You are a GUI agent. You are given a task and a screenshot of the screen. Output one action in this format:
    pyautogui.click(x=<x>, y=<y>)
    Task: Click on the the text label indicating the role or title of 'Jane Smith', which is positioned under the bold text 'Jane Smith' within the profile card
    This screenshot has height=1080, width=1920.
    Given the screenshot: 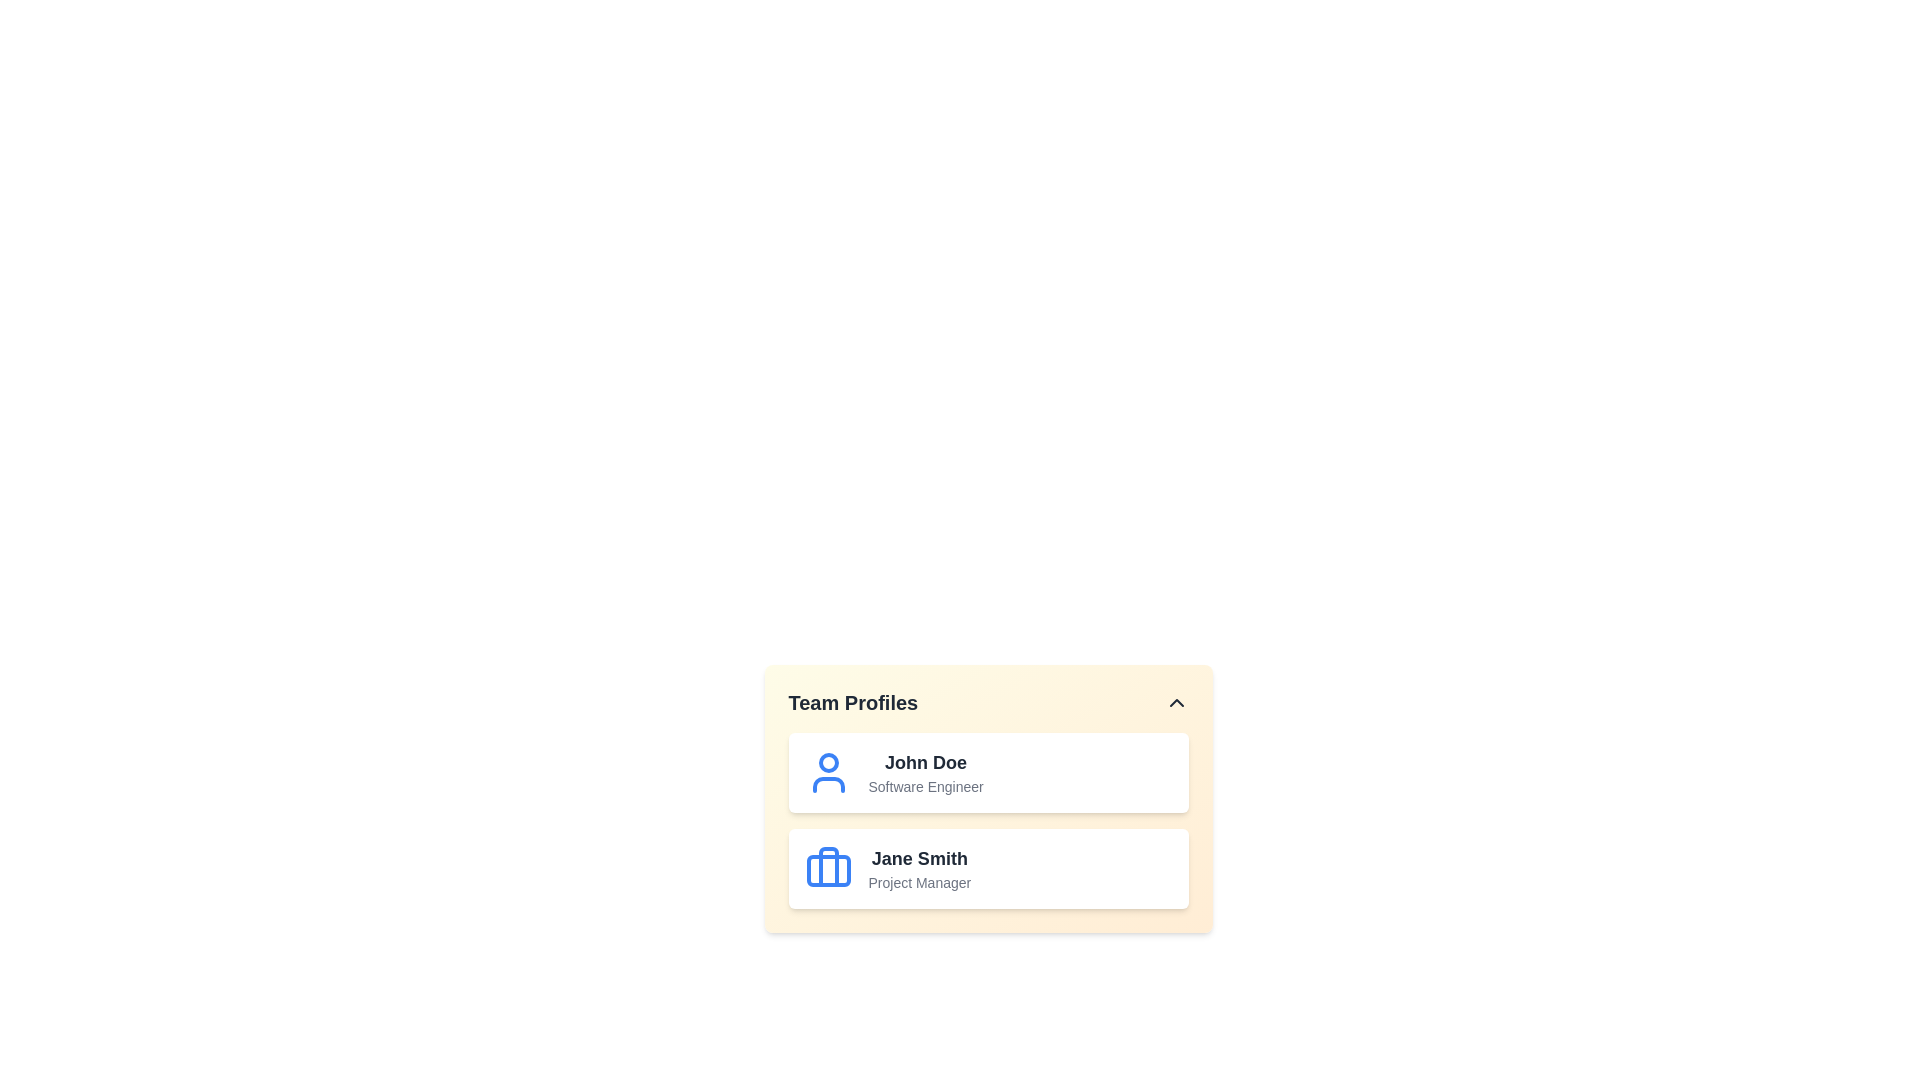 What is the action you would take?
    pyautogui.click(x=918, y=882)
    